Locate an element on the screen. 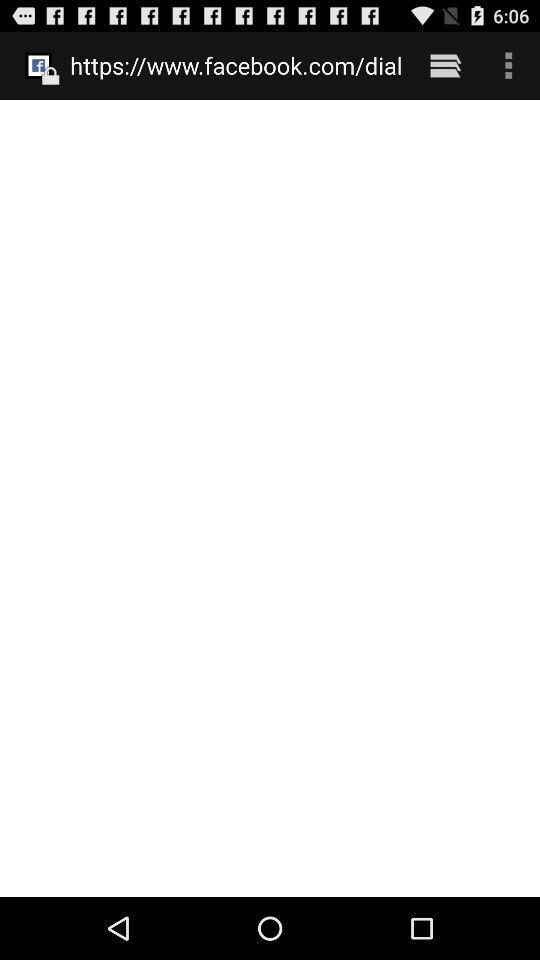 Image resolution: width=540 pixels, height=960 pixels. the https www facebook is located at coordinates (235, 65).